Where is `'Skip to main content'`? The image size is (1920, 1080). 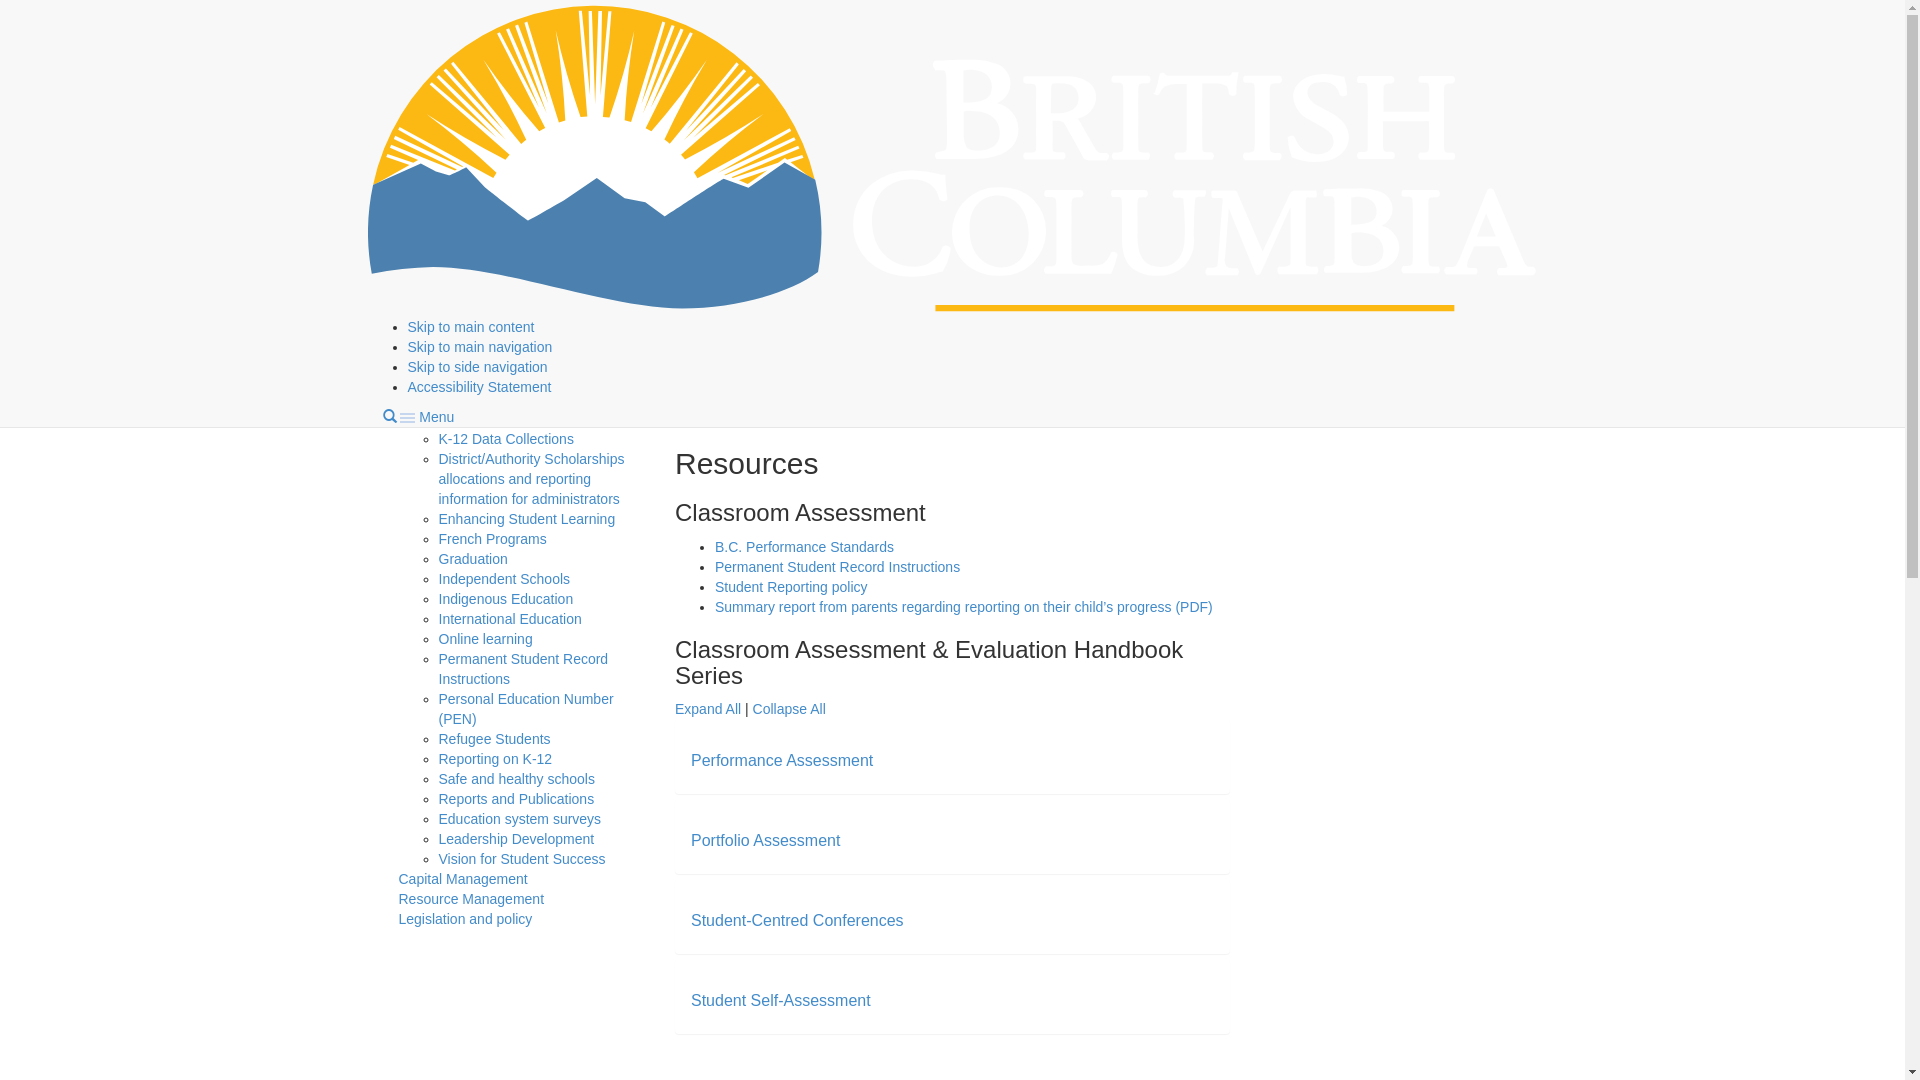
'Skip to main content' is located at coordinates (470, 326).